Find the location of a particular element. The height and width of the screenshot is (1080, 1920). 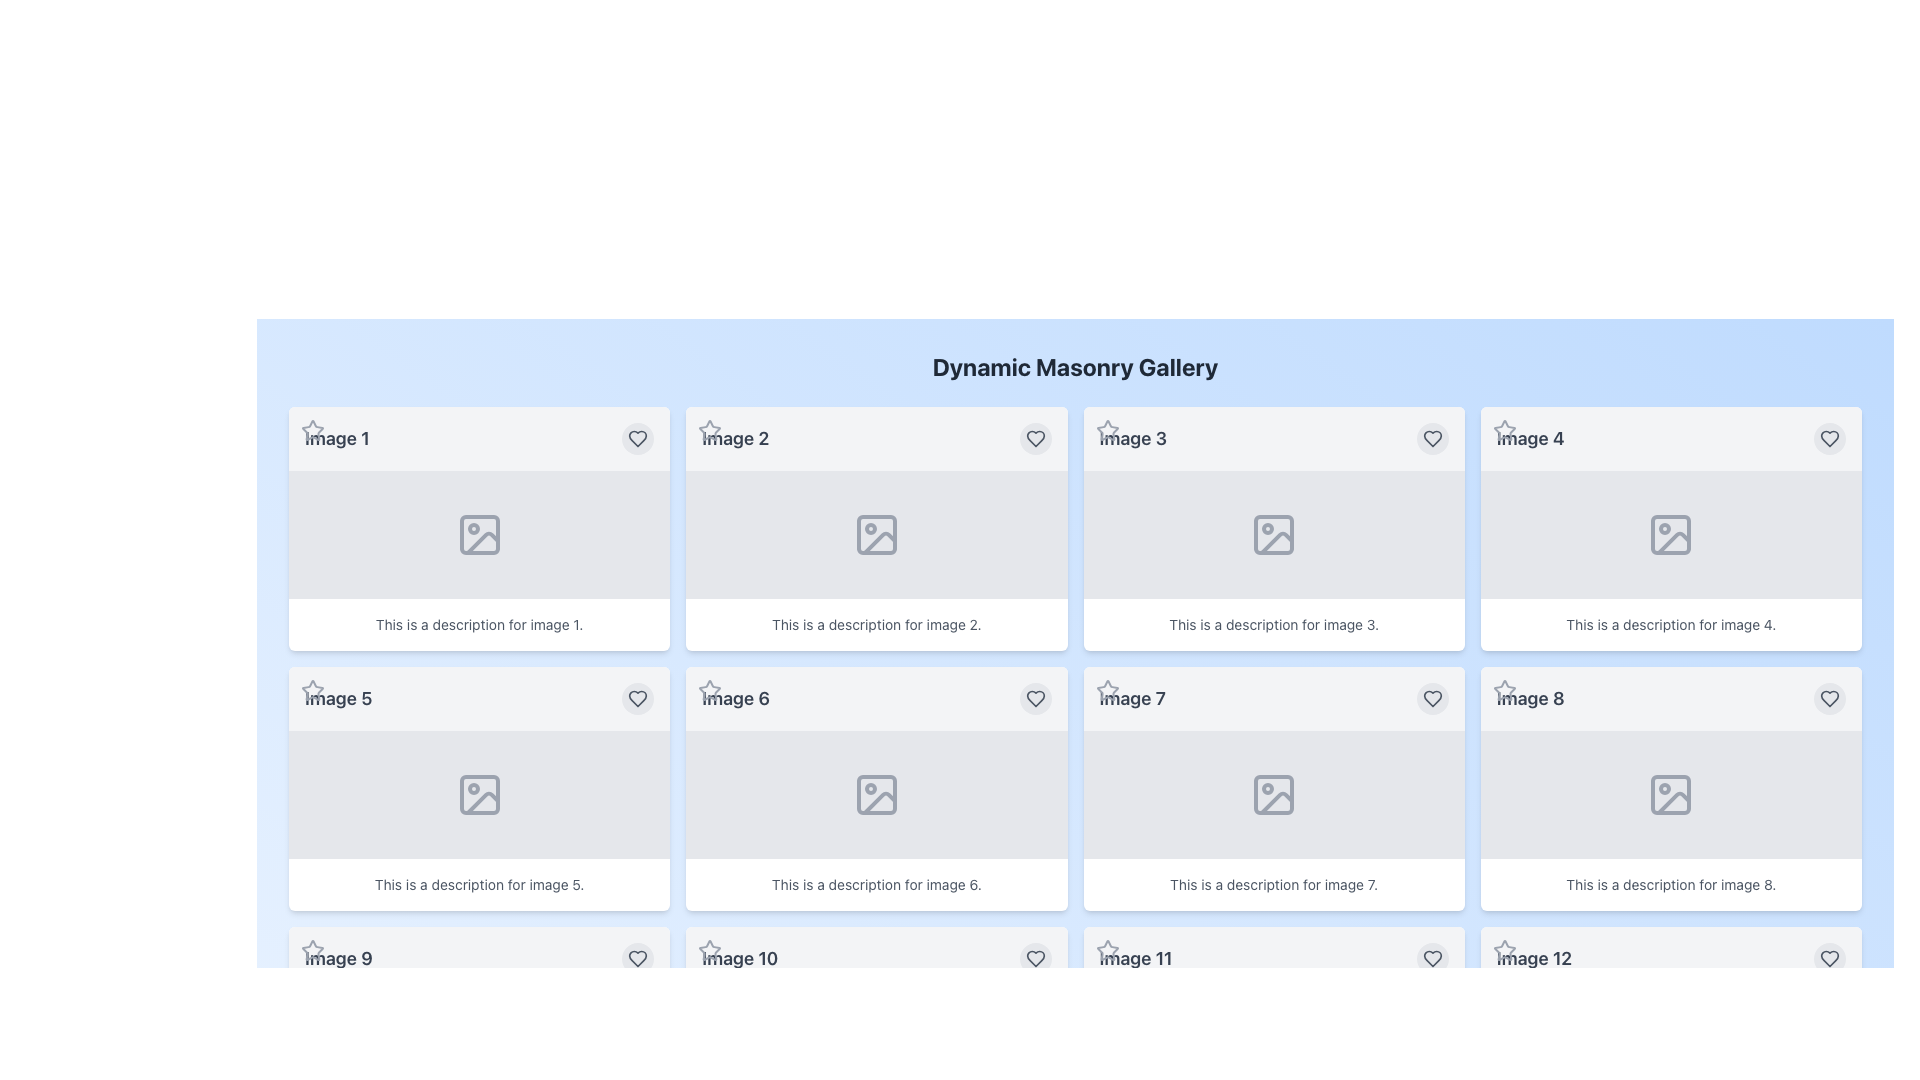

the favorite icon button located at the top left corner of the 'Image 7' card to observe visual changes is located at coordinates (1106, 689).